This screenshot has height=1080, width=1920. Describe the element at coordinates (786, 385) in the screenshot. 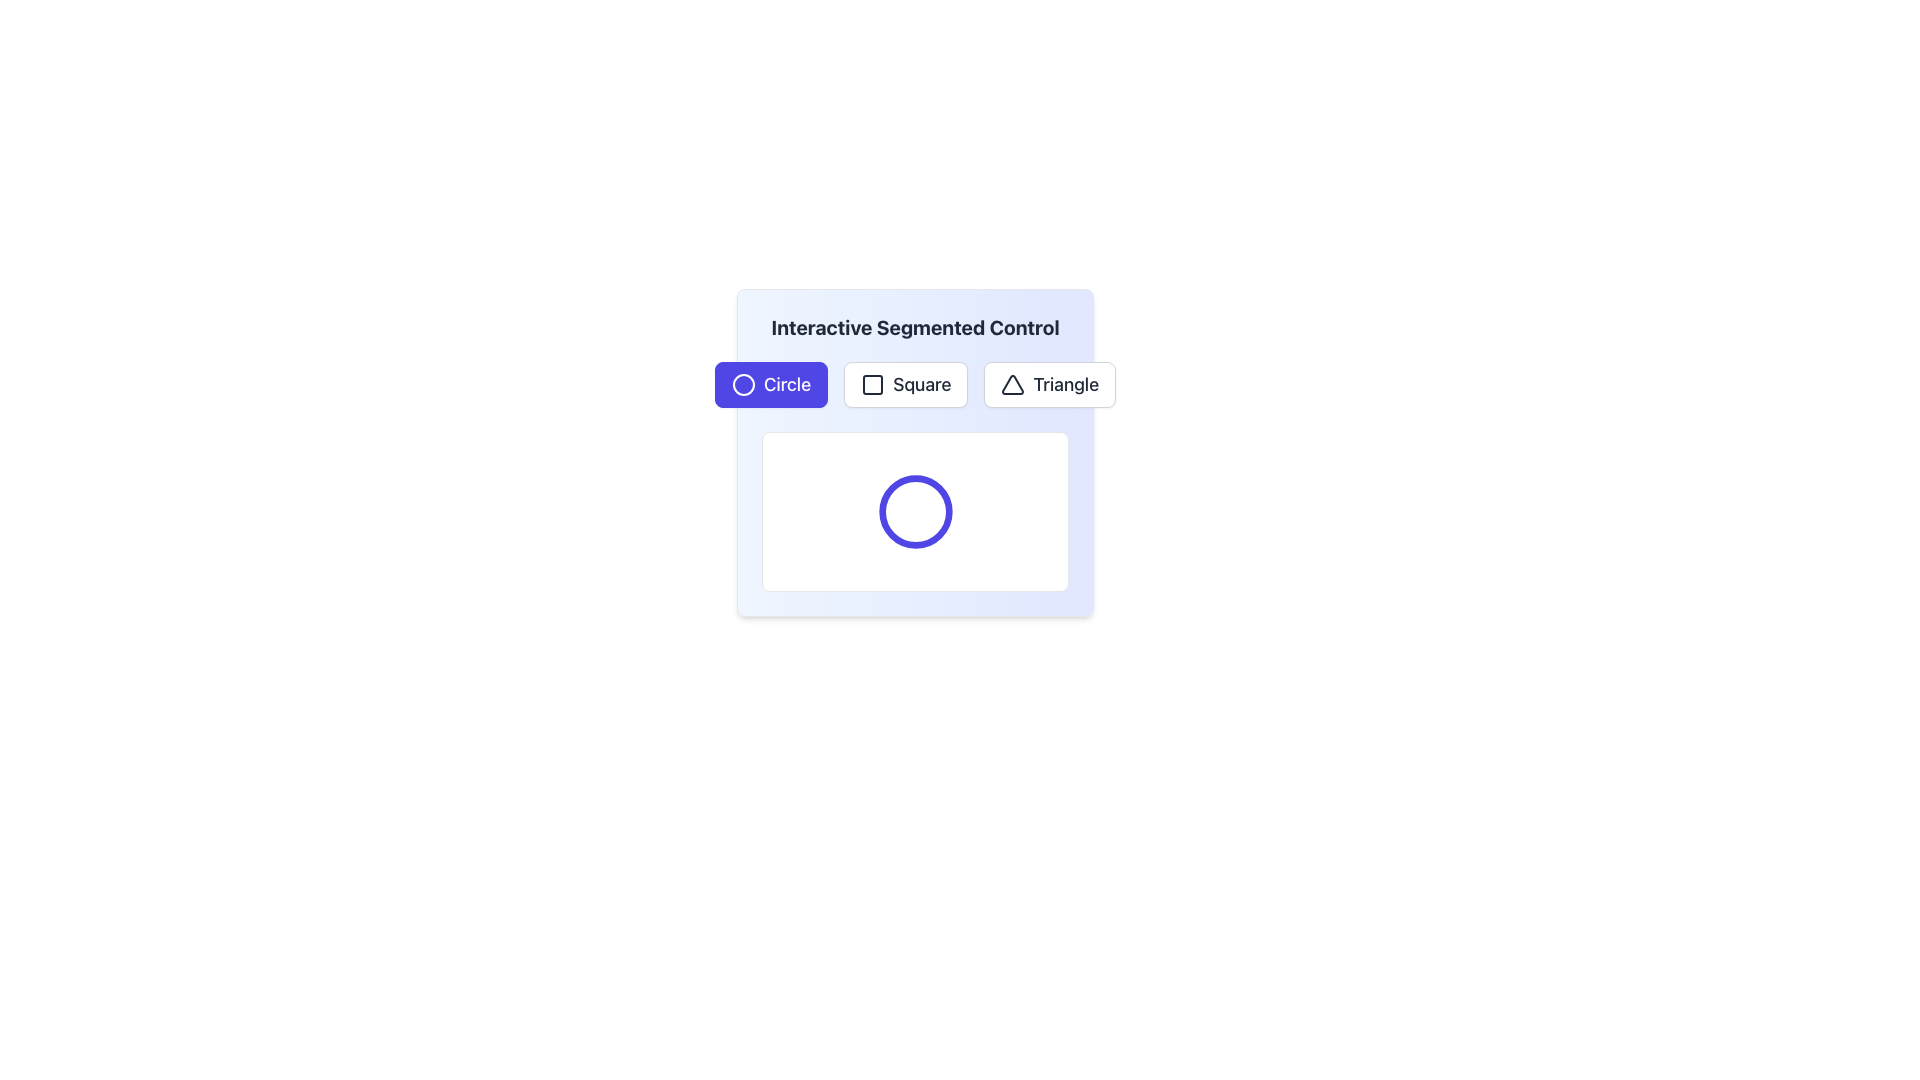

I see `the 'Circle' text label within the blue button` at that location.